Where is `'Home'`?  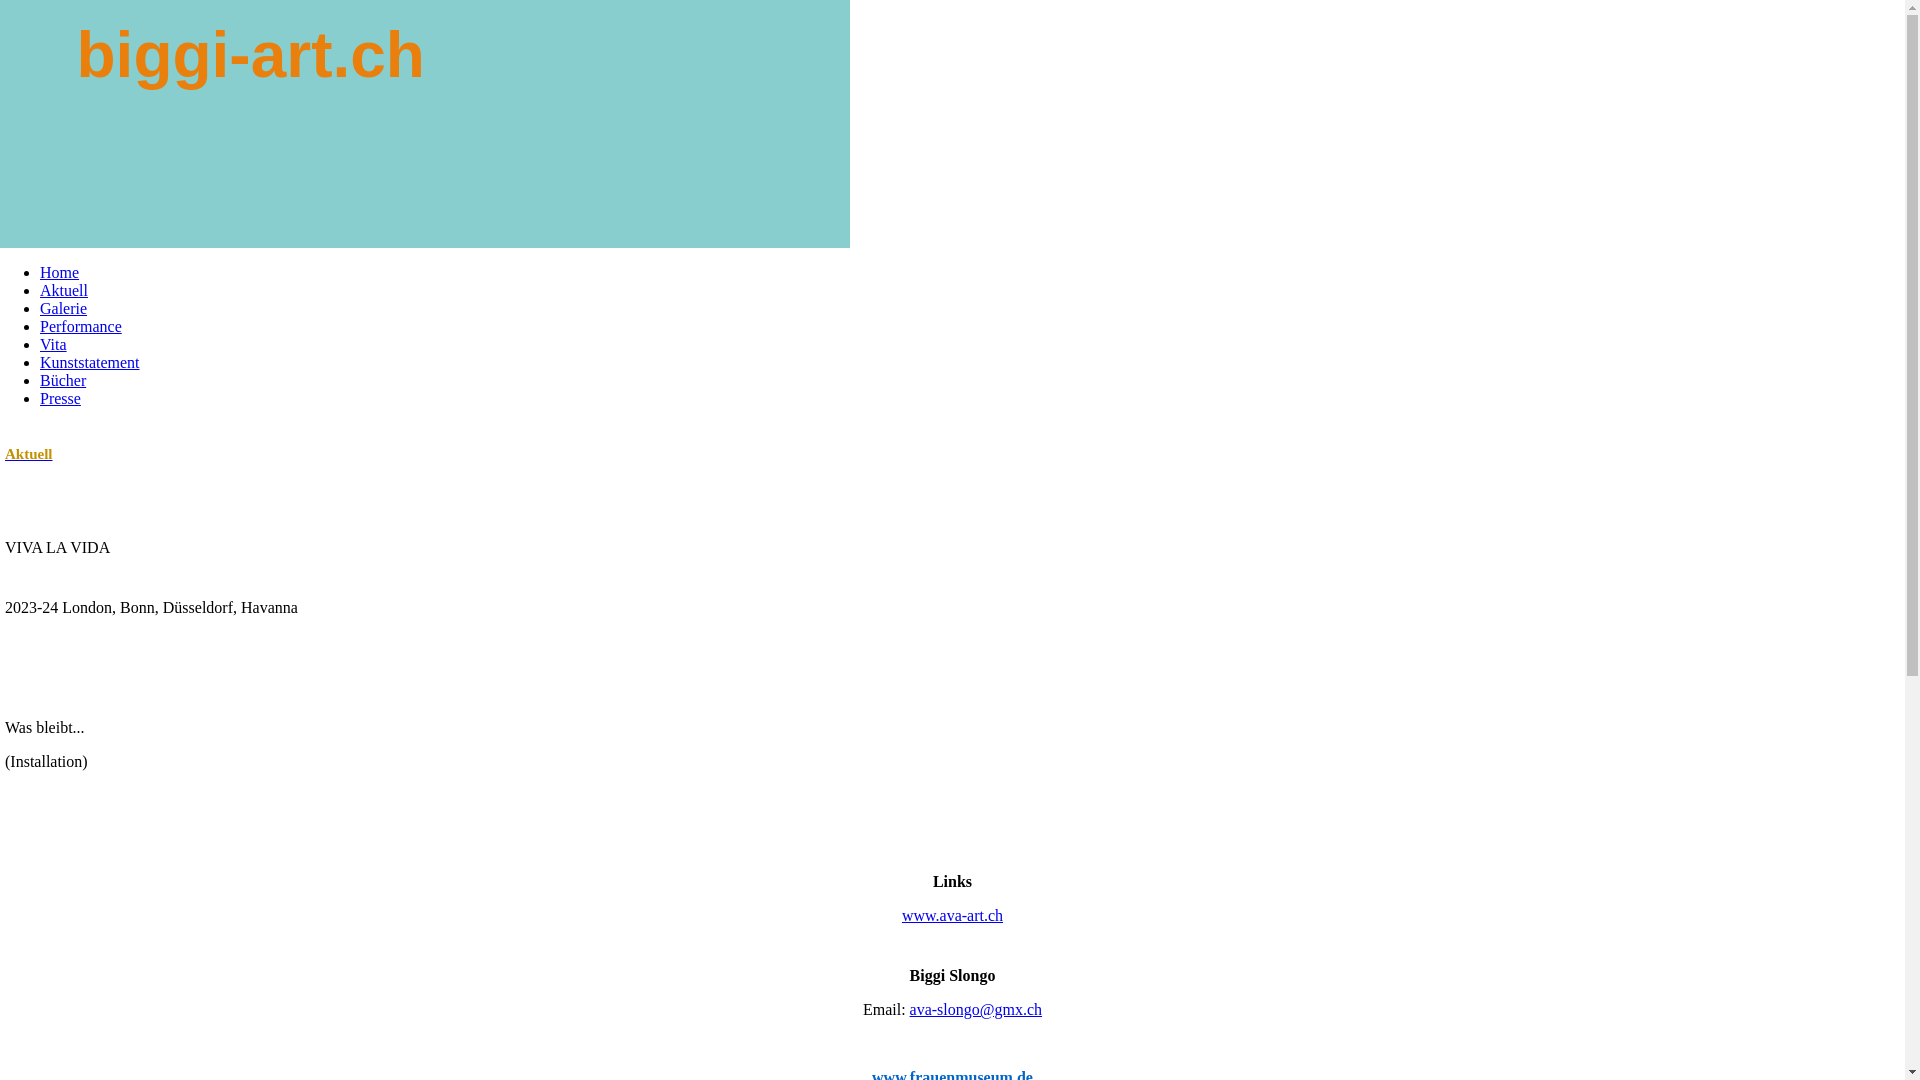 'Home' is located at coordinates (59, 272).